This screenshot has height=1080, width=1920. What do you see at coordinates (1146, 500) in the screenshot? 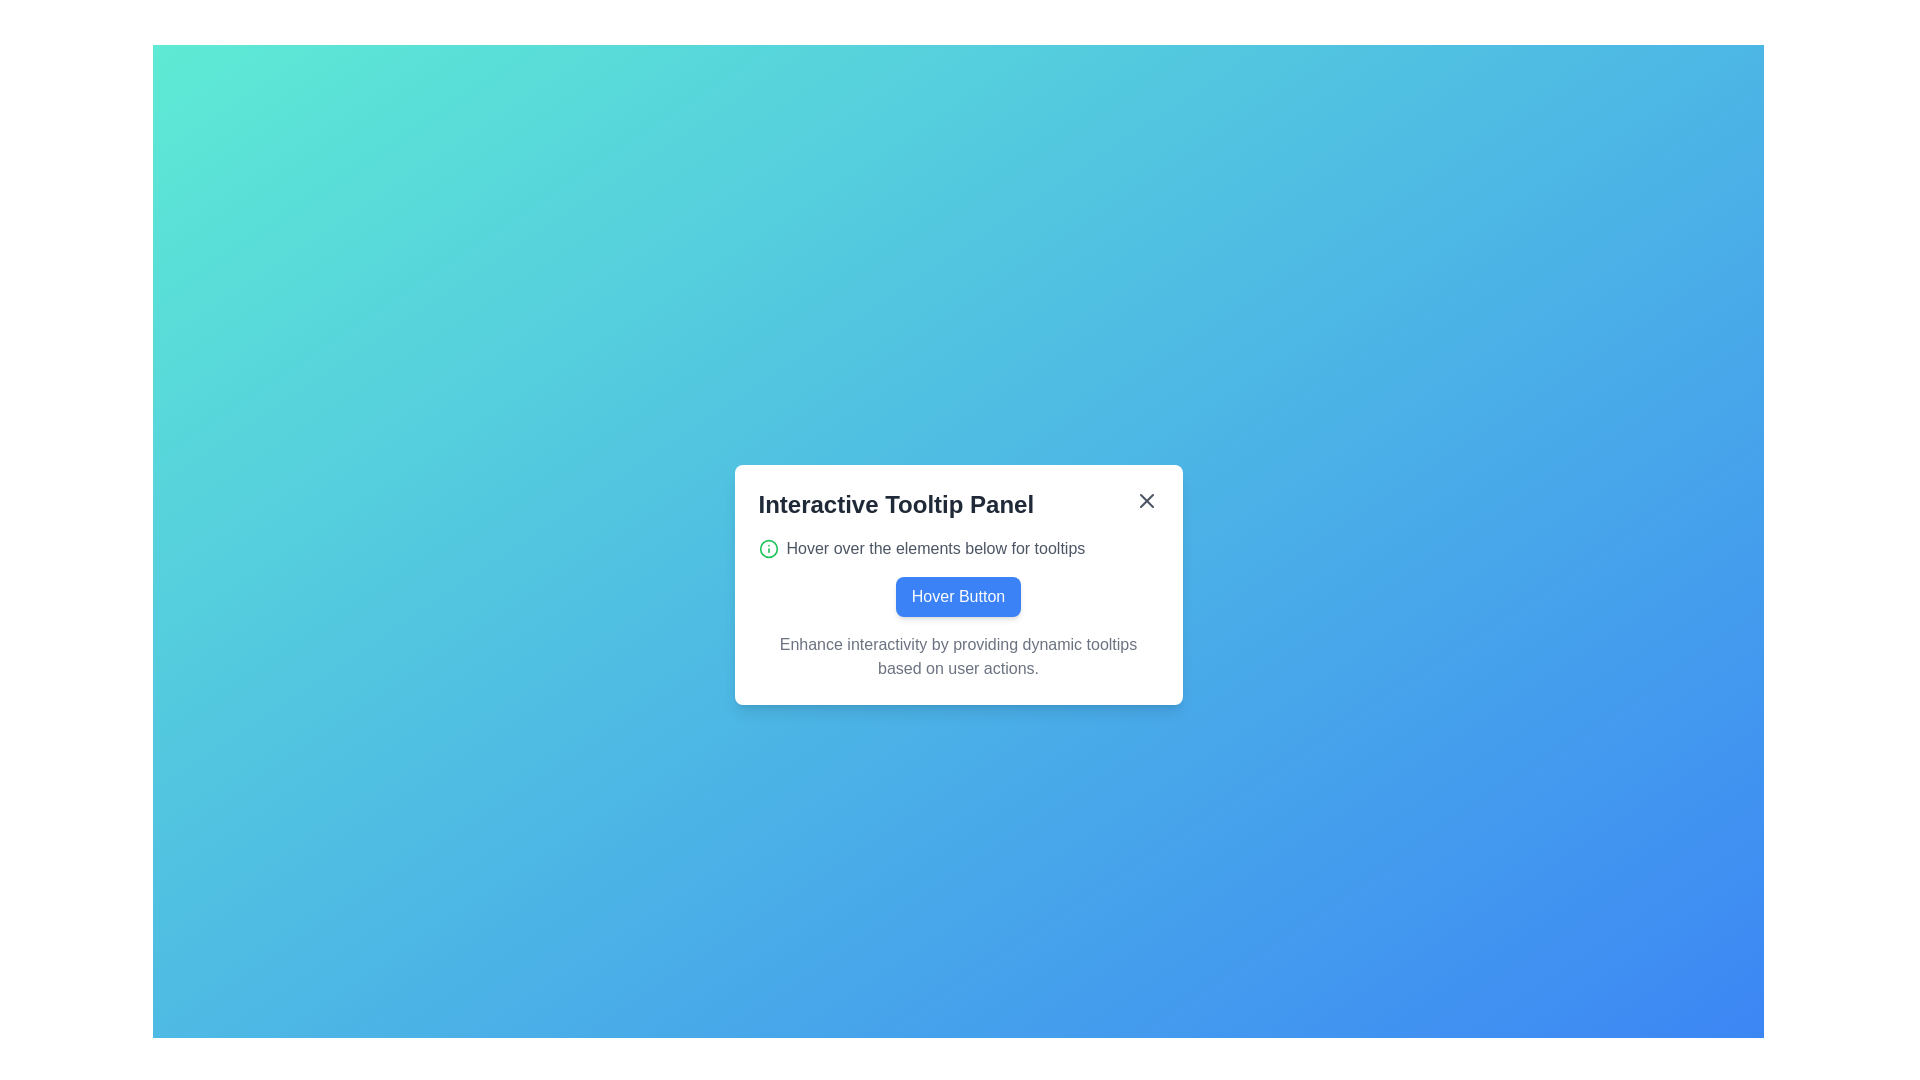
I see `the close button located in the top-right corner of the tooltip panel` at bounding box center [1146, 500].